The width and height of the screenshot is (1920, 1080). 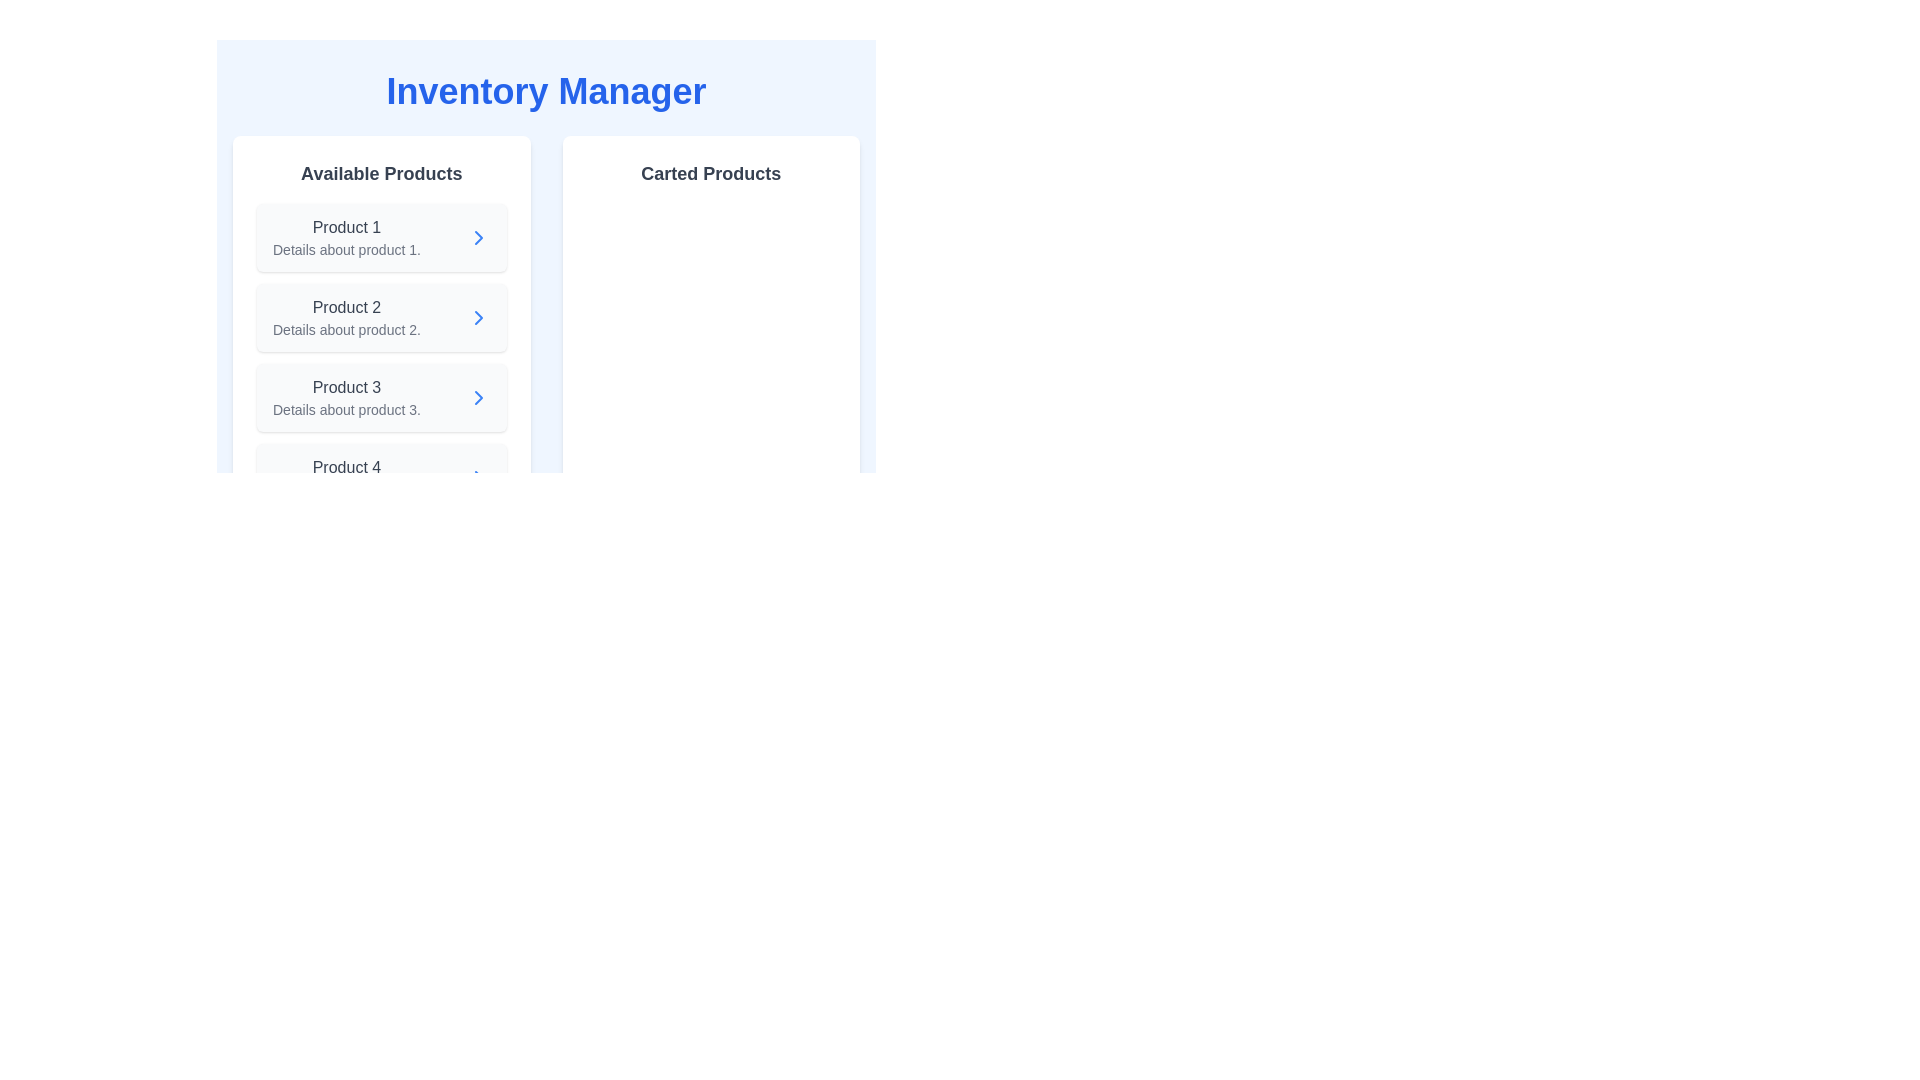 I want to click on the second Informational List Item under the 'Available Products' header, so click(x=346, y=316).